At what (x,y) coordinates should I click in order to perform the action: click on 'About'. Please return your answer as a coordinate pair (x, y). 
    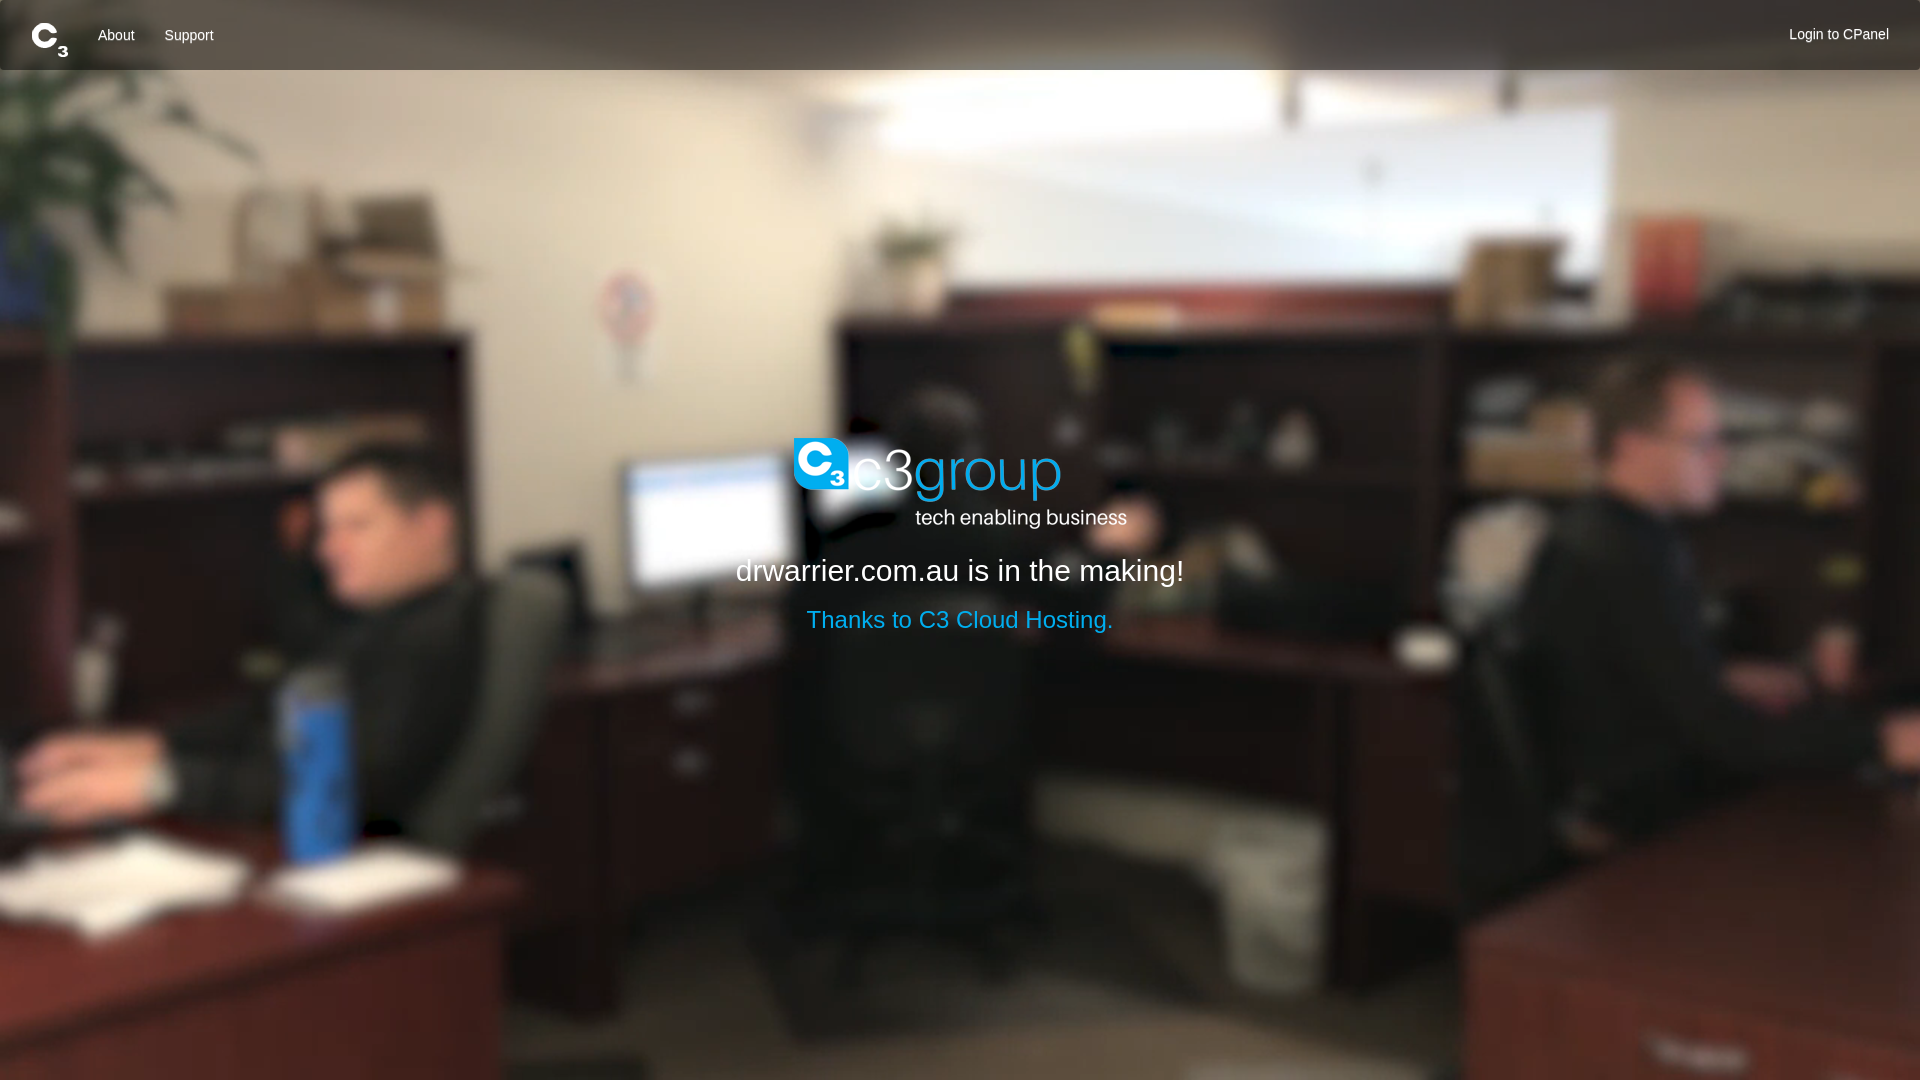
    Looking at the image, I should click on (115, 34).